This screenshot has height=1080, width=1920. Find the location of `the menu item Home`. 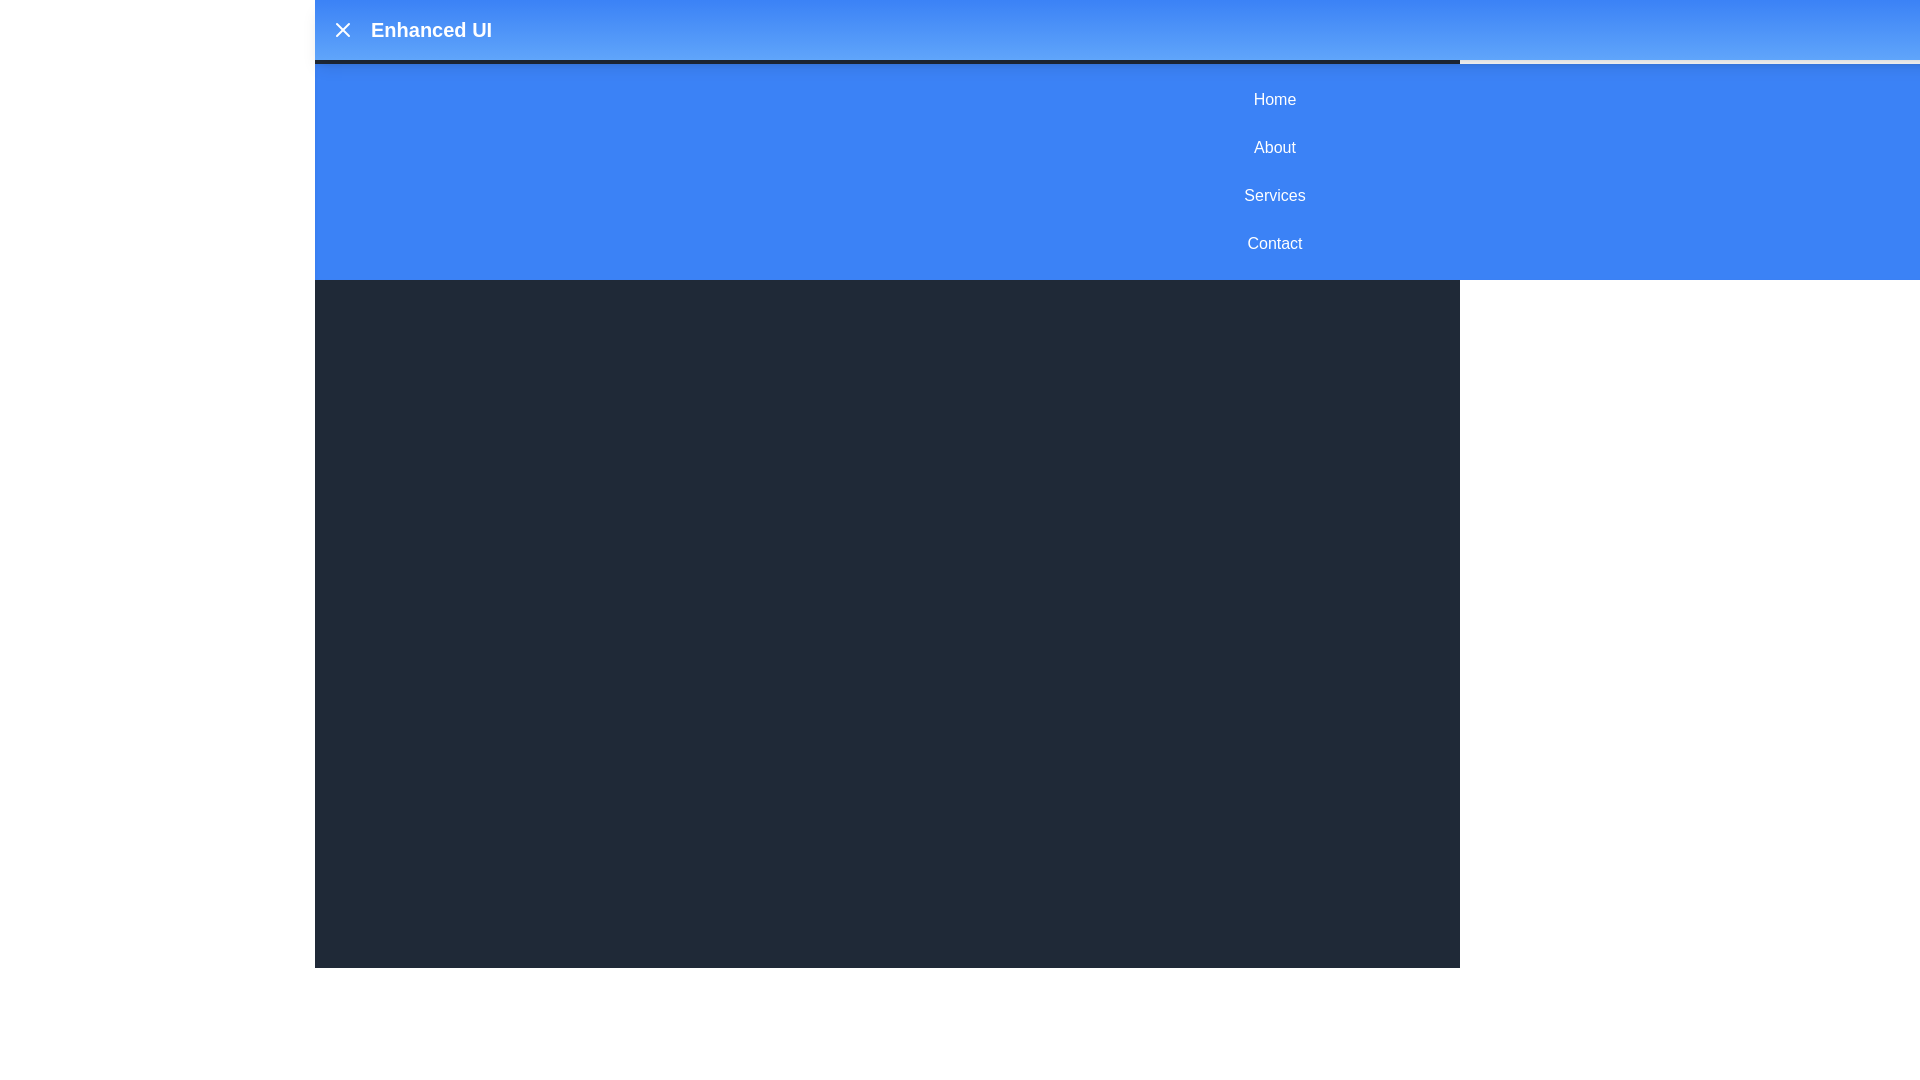

the menu item Home is located at coordinates (1274, 100).